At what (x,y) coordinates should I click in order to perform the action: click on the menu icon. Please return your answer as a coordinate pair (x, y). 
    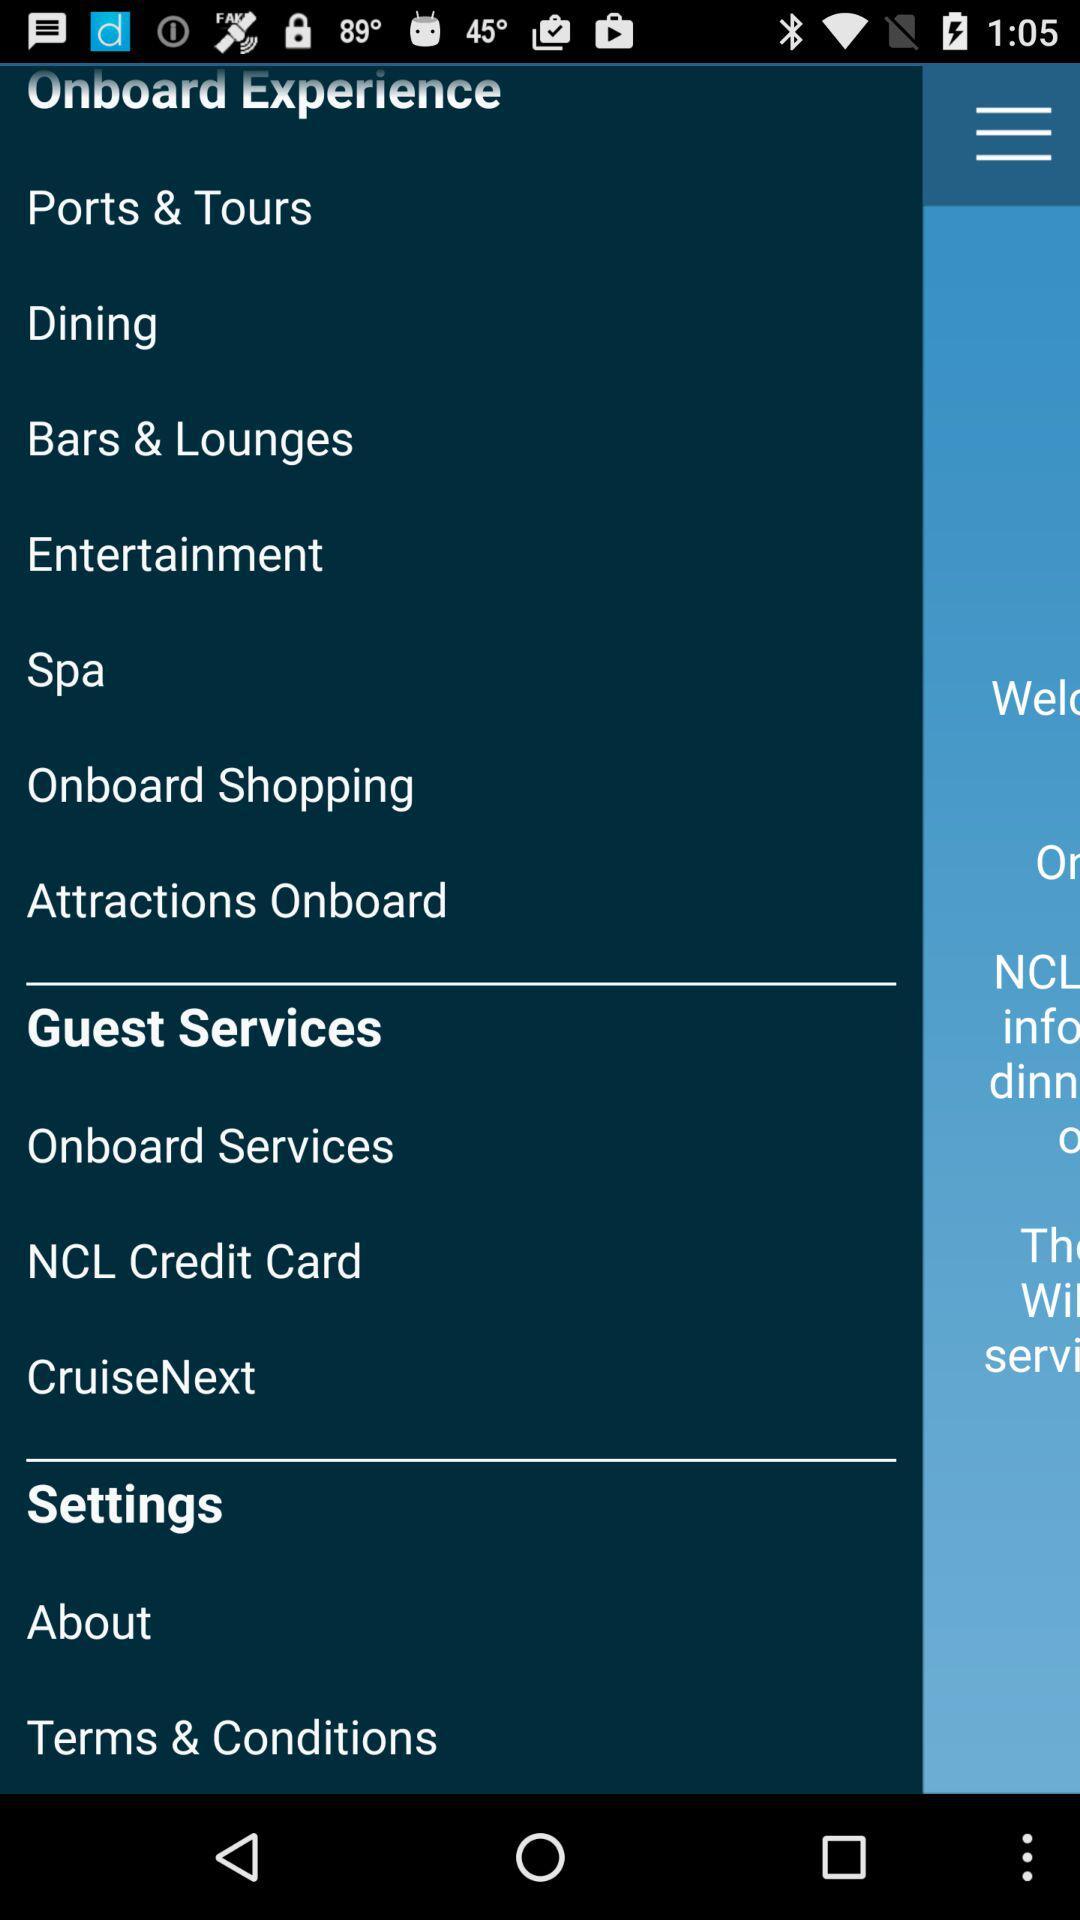
    Looking at the image, I should click on (1014, 142).